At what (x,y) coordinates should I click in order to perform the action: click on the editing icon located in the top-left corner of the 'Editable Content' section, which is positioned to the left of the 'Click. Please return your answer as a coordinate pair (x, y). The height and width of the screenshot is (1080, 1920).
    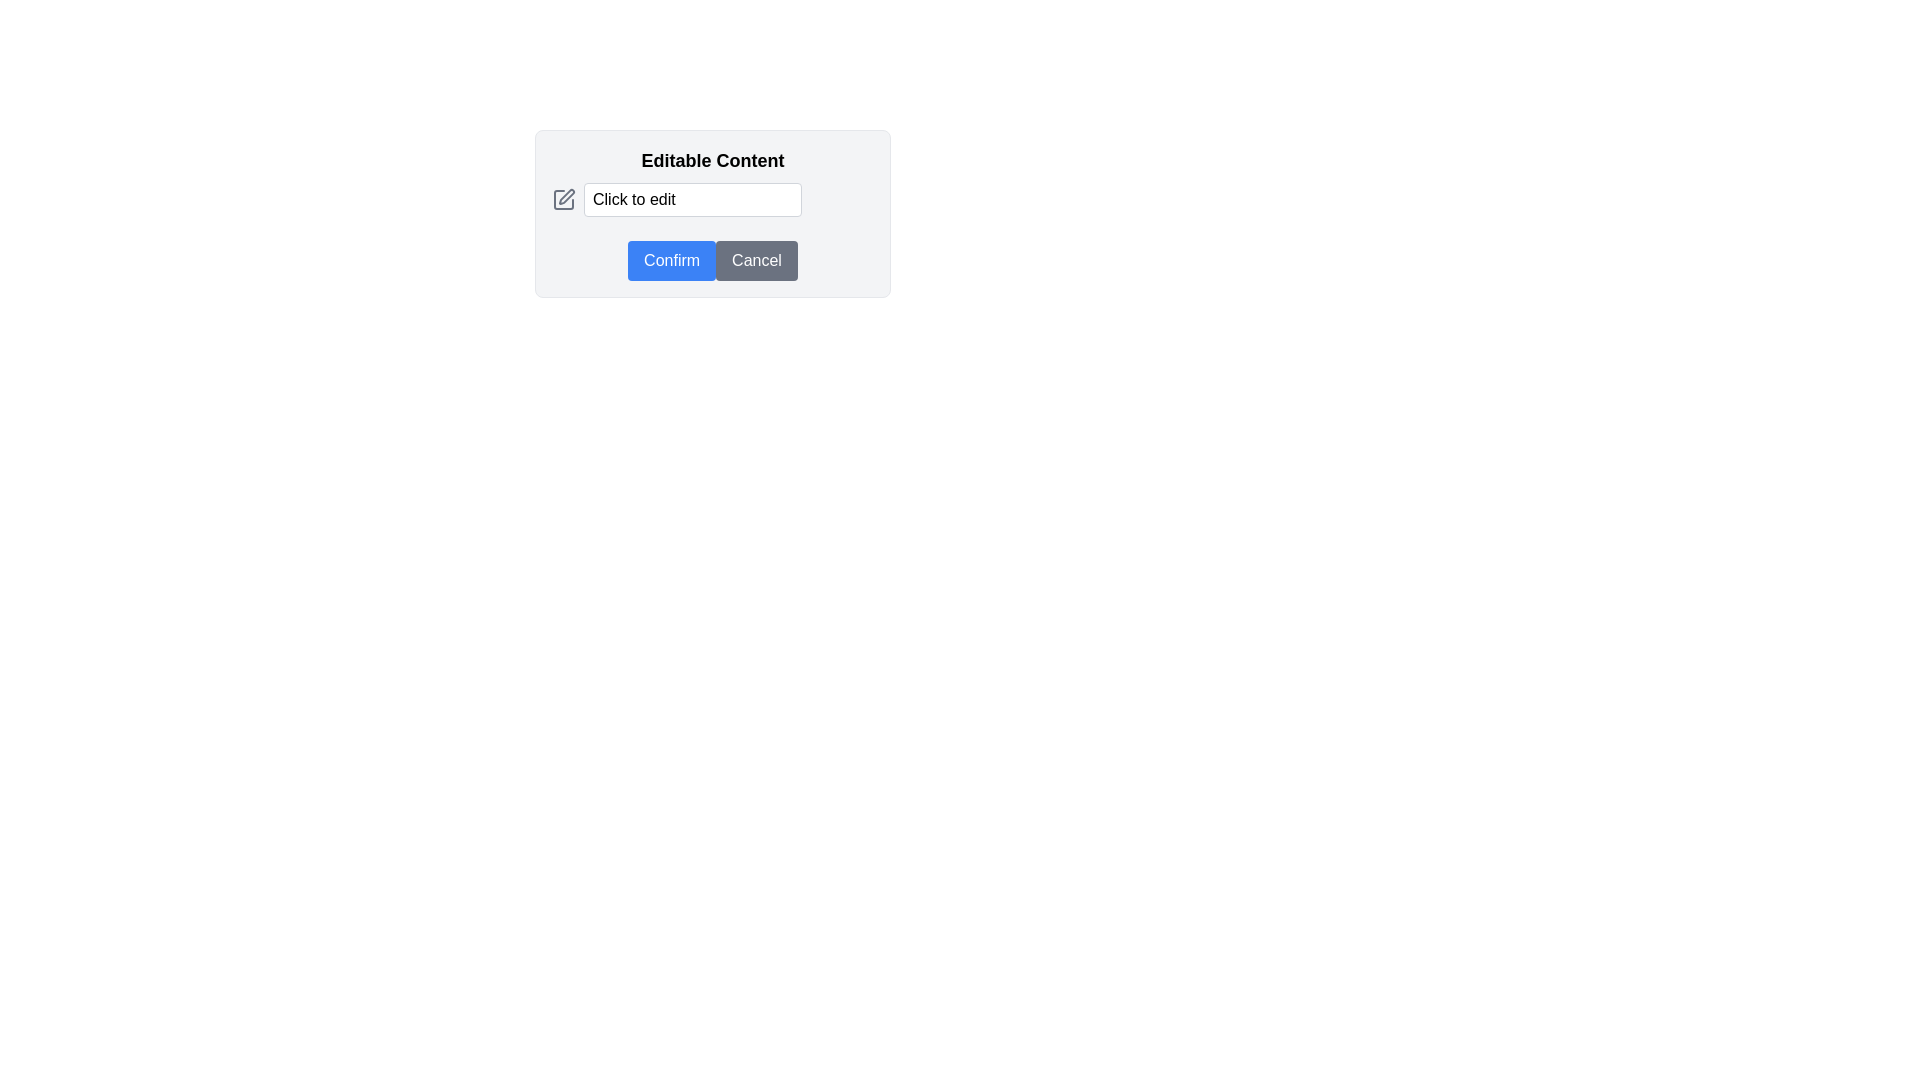
    Looking at the image, I should click on (563, 200).